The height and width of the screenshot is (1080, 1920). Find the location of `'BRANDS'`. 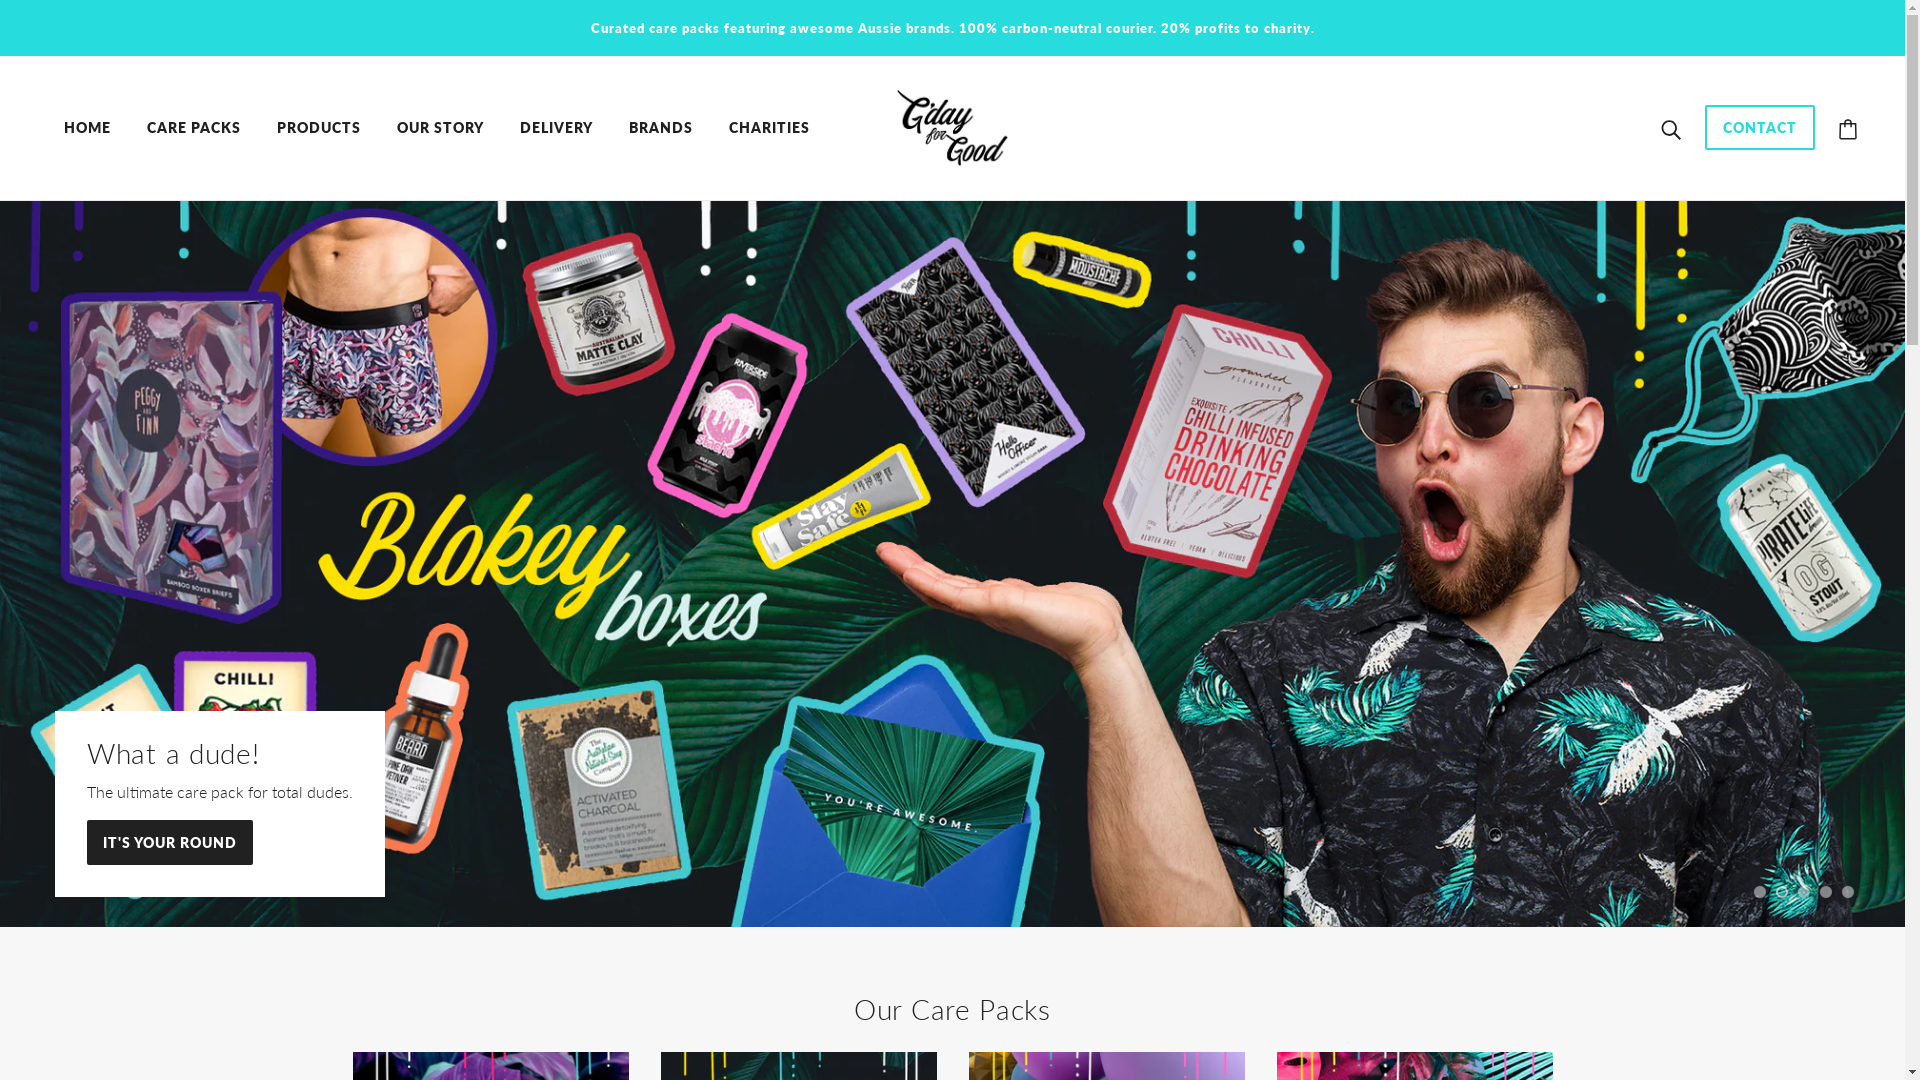

'BRANDS' is located at coordinates (661, 127).